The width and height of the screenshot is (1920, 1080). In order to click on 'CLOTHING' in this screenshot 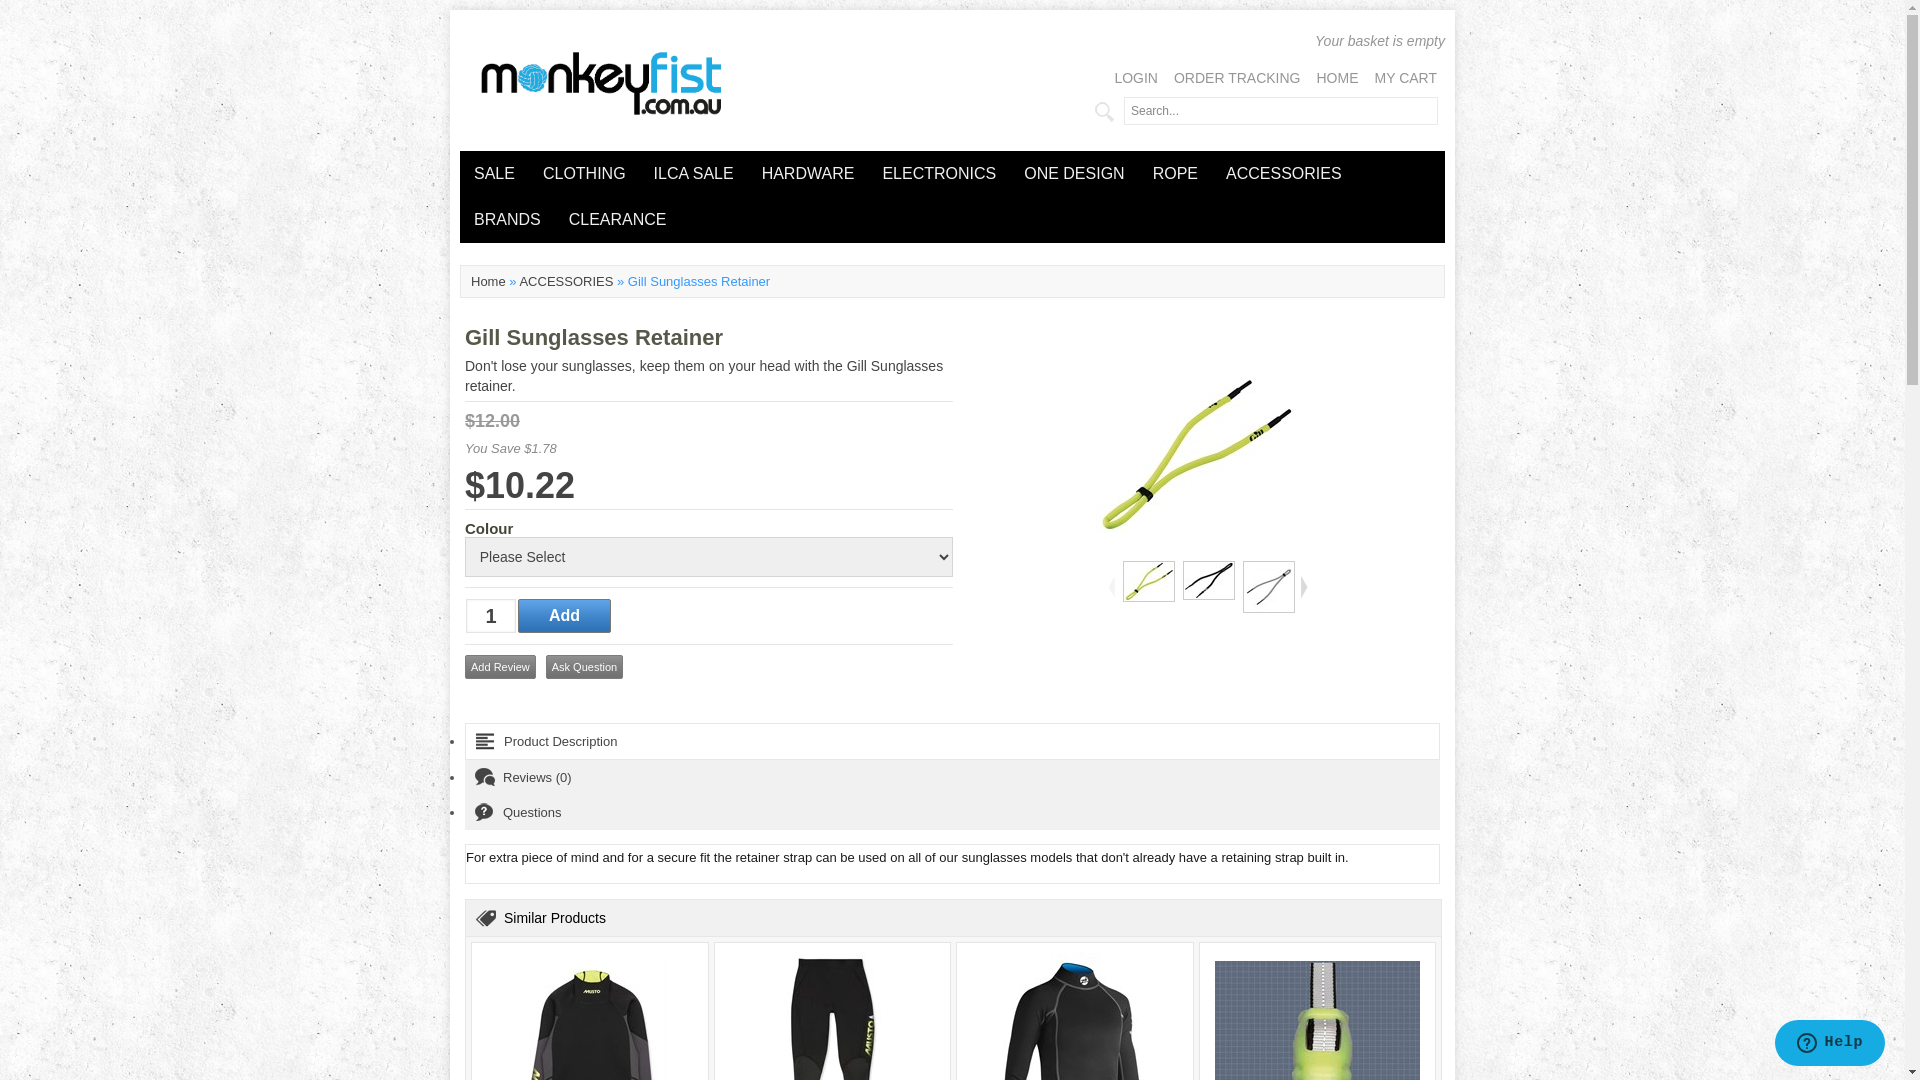, I will do `click(583, 172)`.